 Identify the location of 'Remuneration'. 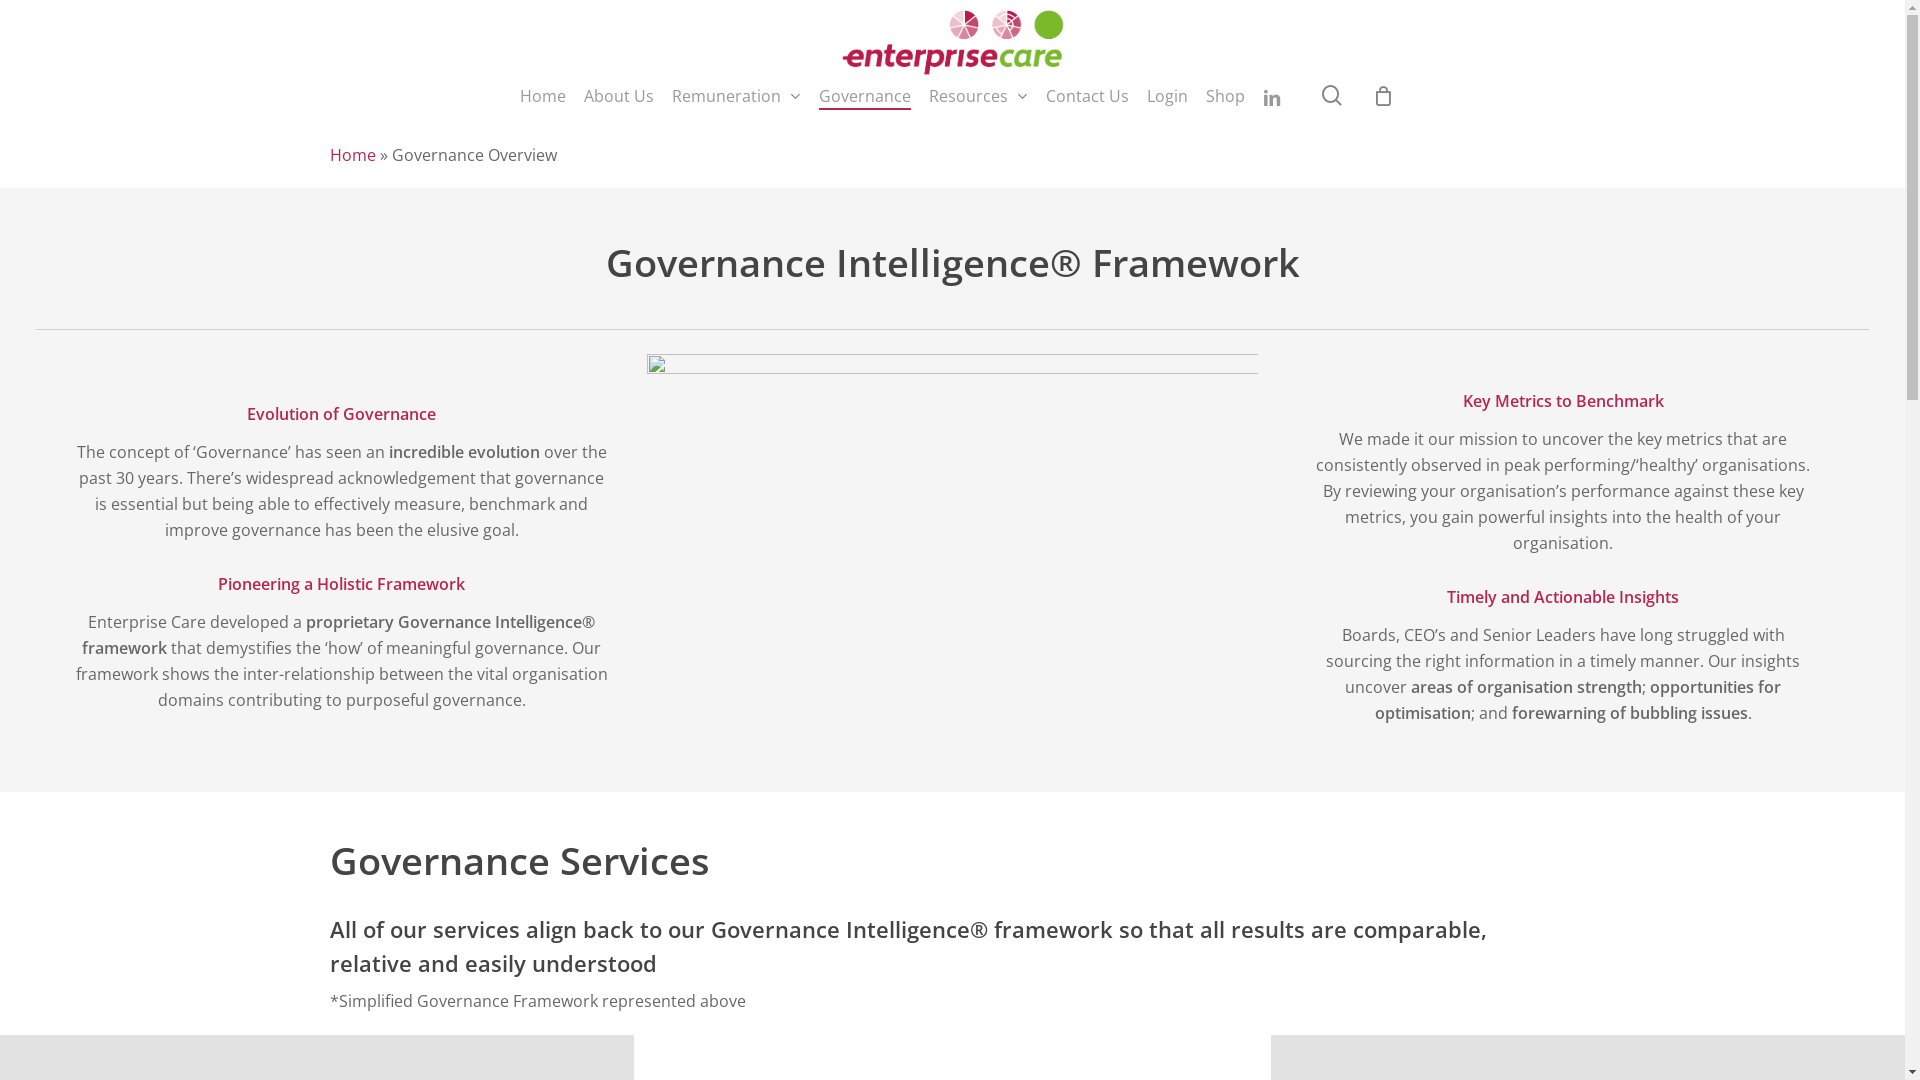
(735, 96).